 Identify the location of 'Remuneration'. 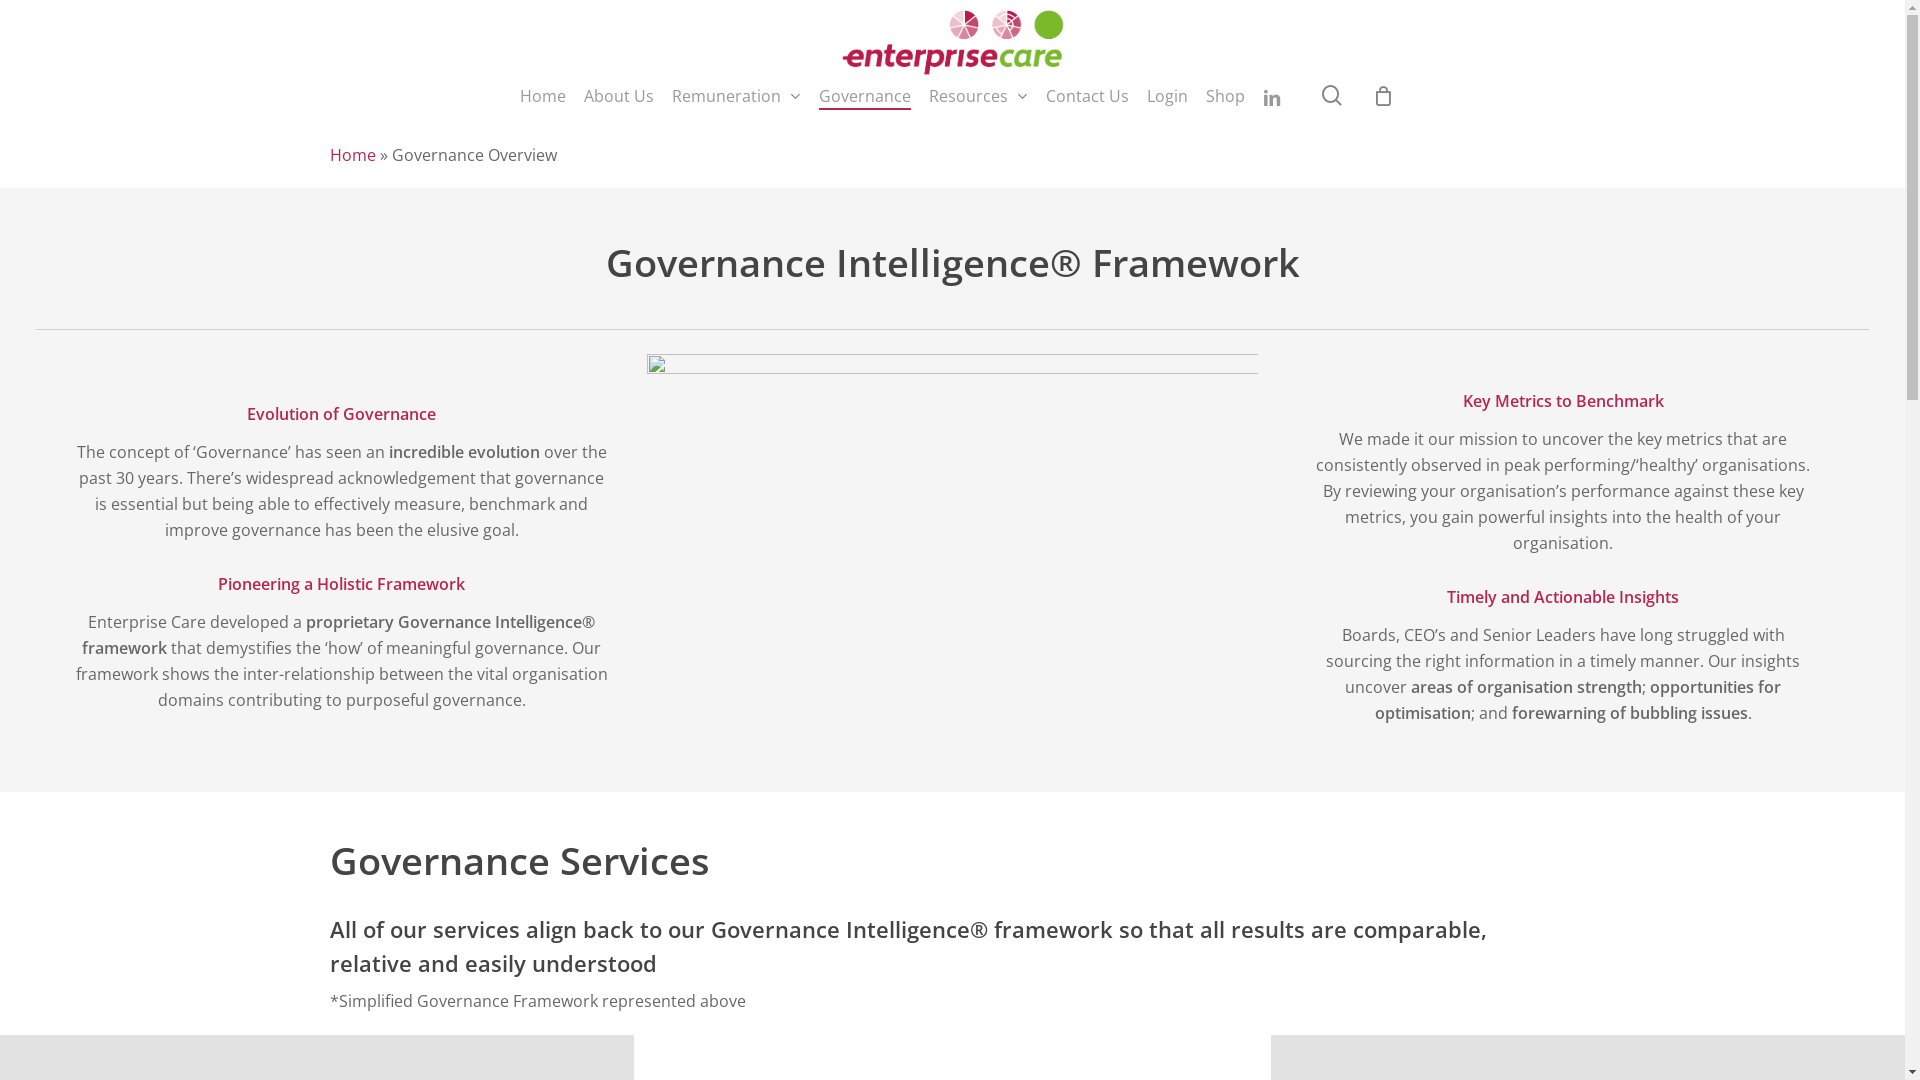
(735, 96).